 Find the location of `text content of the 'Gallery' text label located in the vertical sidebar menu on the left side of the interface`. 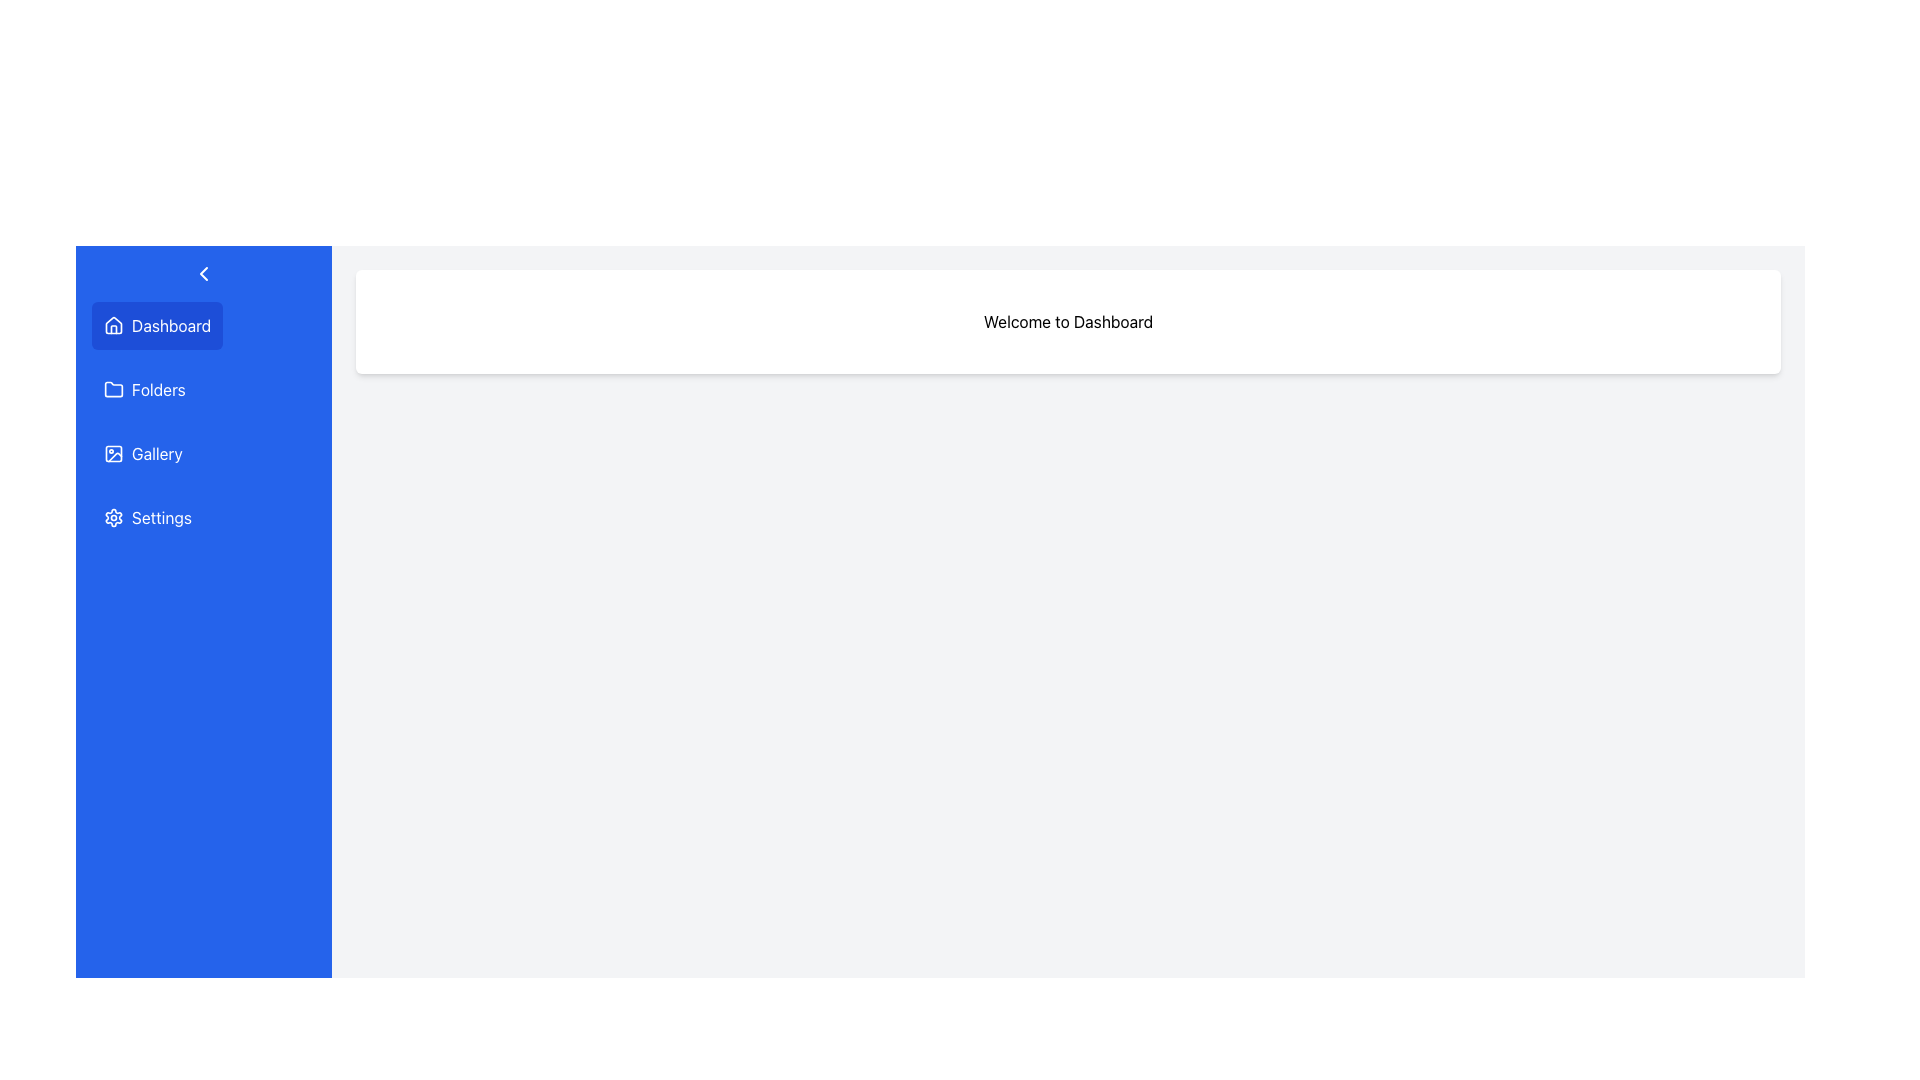

text content of the 'Gallery' text label located in the vertical sidebar menu on the left side of the interface is located at coordinates (156, 454).